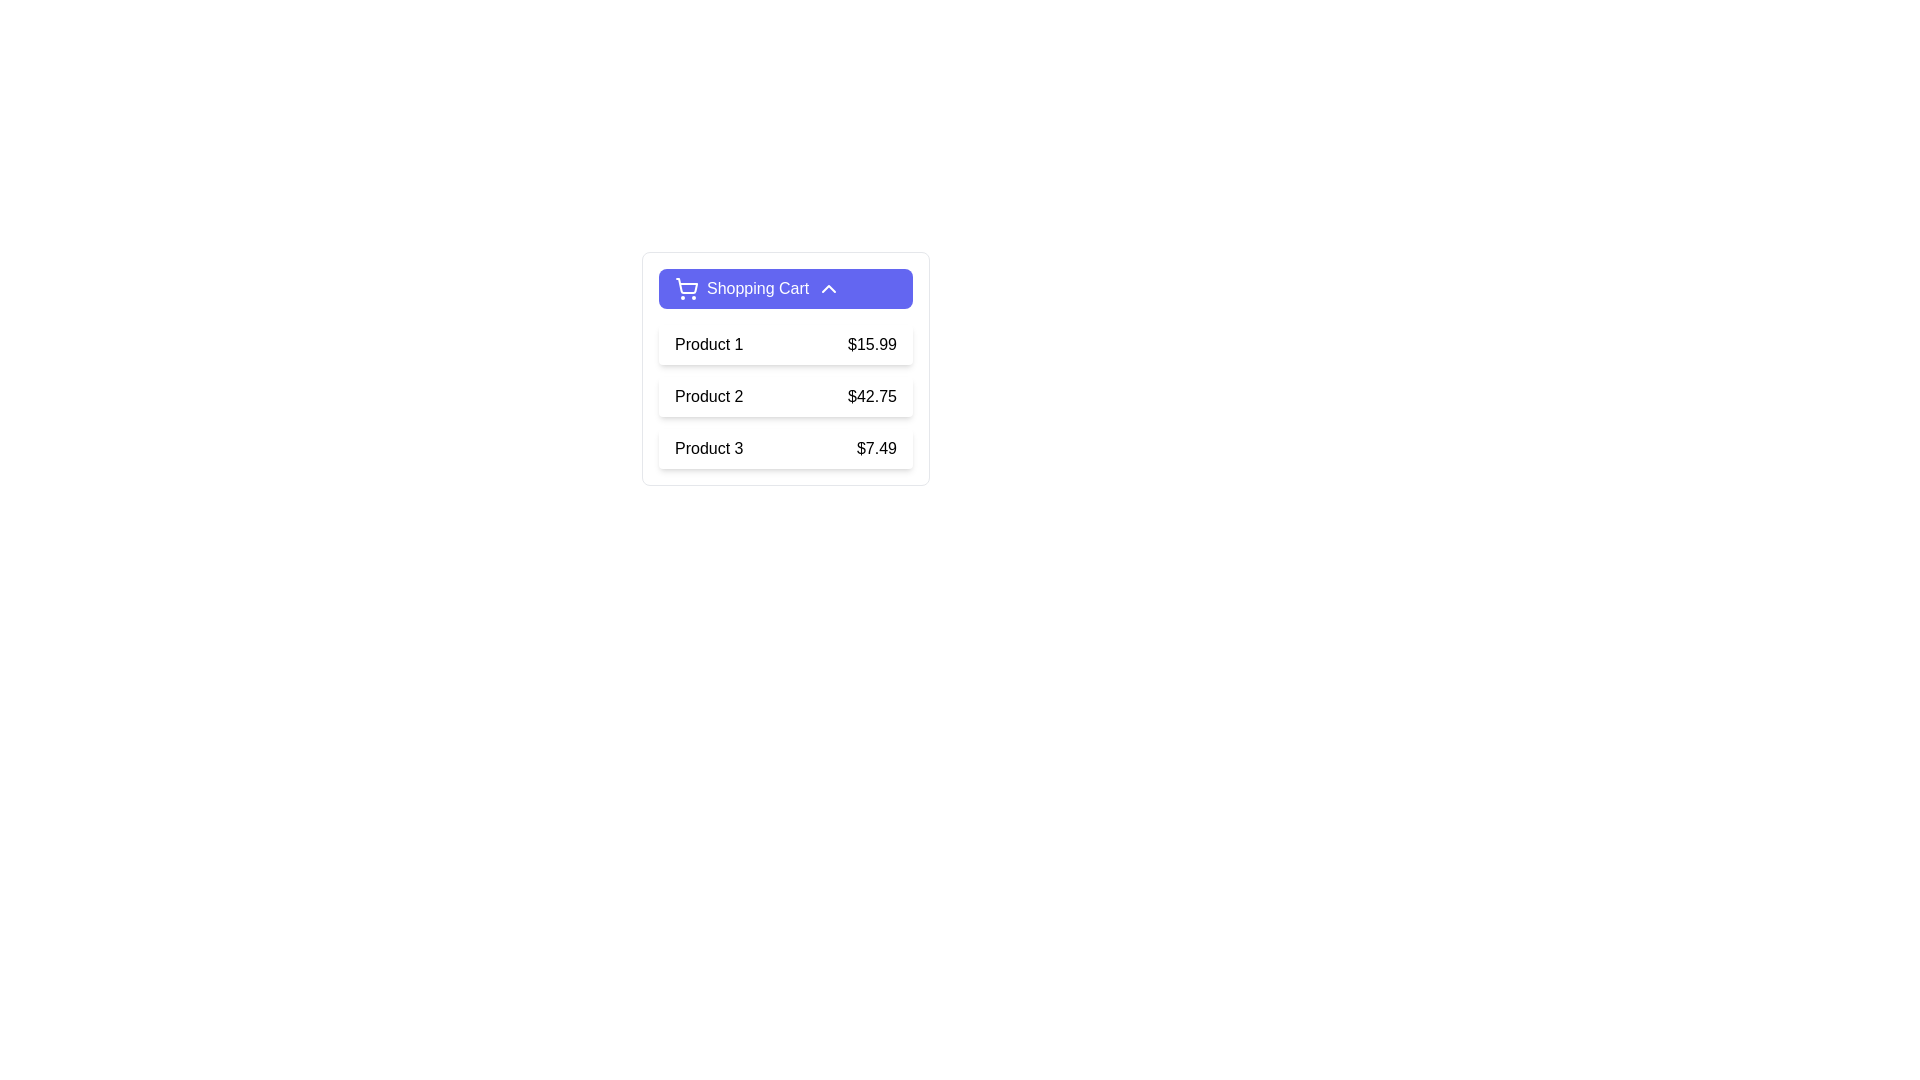  Describe the element at coordinates (709, 447) in the screenshot. I see `the text label displaying the name 'Product 3', which is located at the bottom of a vertical list of products, to assist users in identifying the product` at that location.